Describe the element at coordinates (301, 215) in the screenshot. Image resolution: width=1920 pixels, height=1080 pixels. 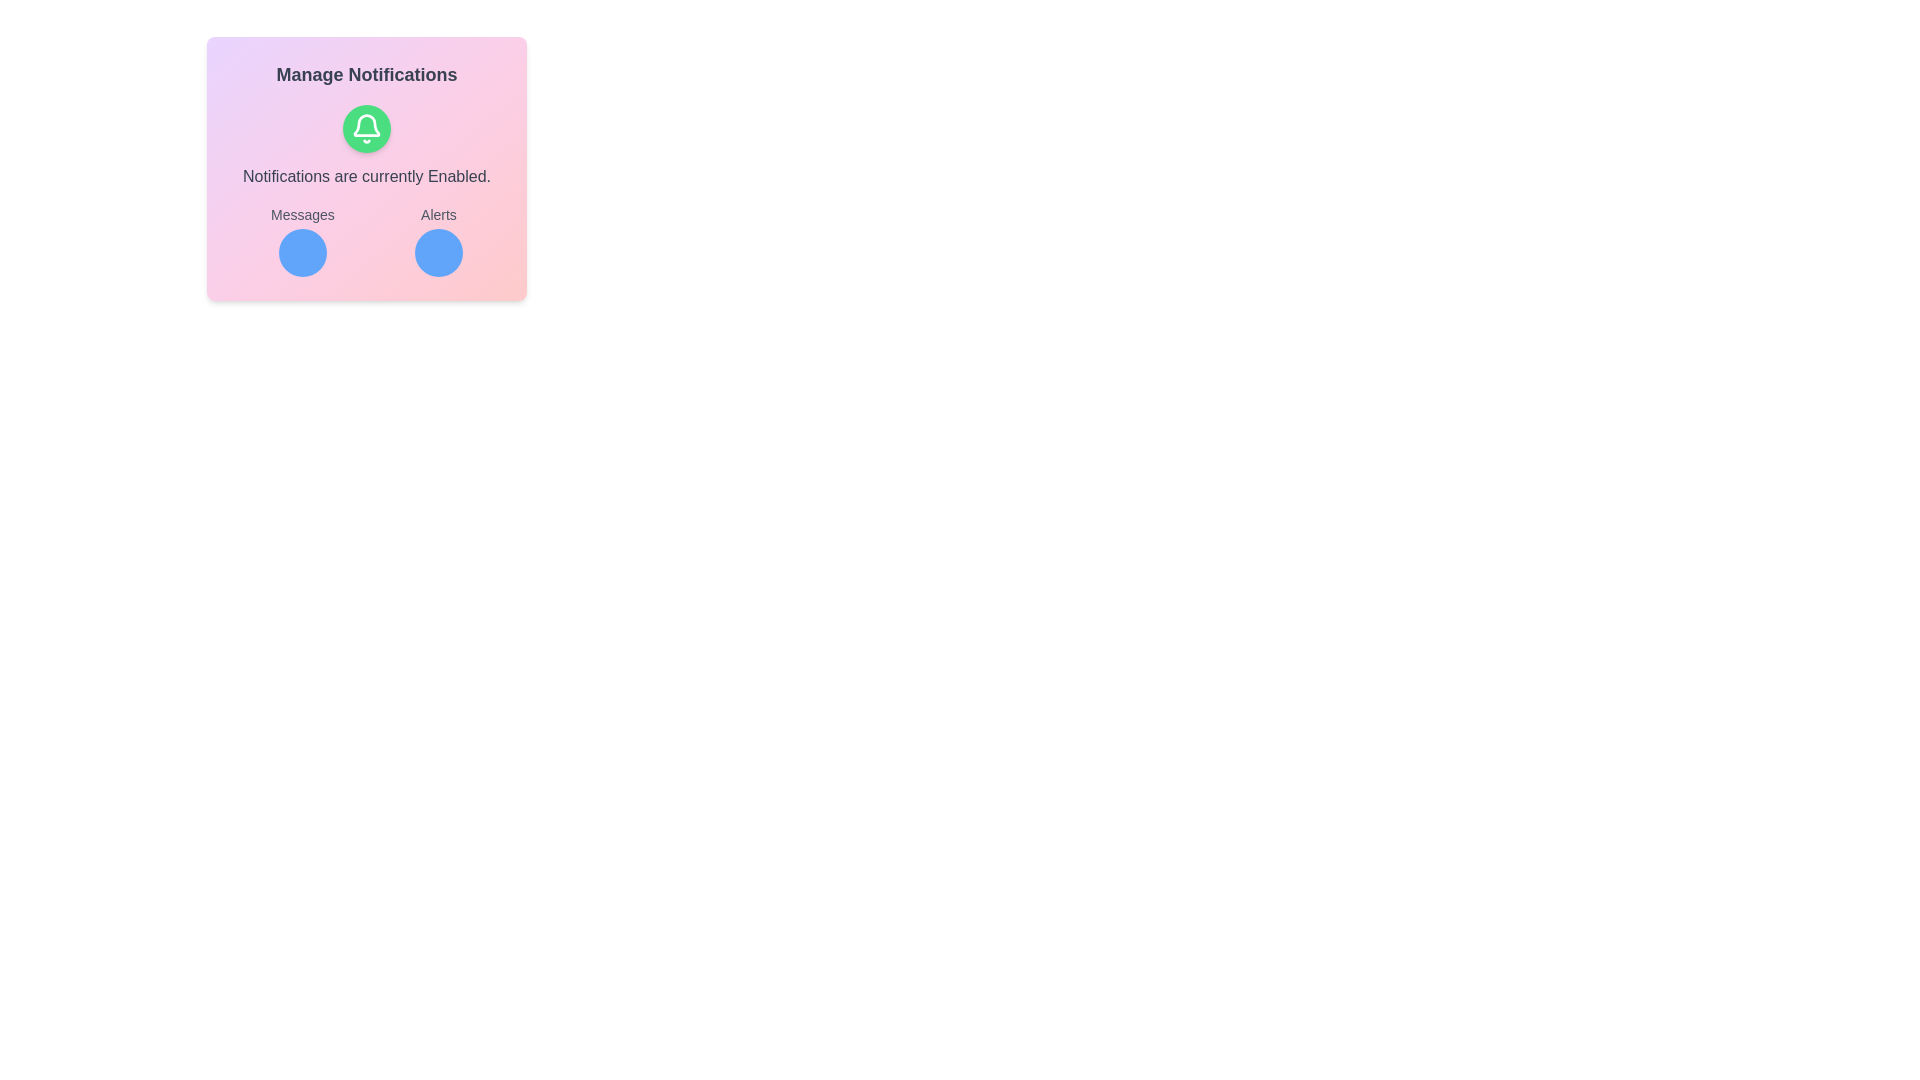
I see `the text label displaying 'Messages', which is styled in a bold font on a light pink background, located above a blue circular button` at that location.